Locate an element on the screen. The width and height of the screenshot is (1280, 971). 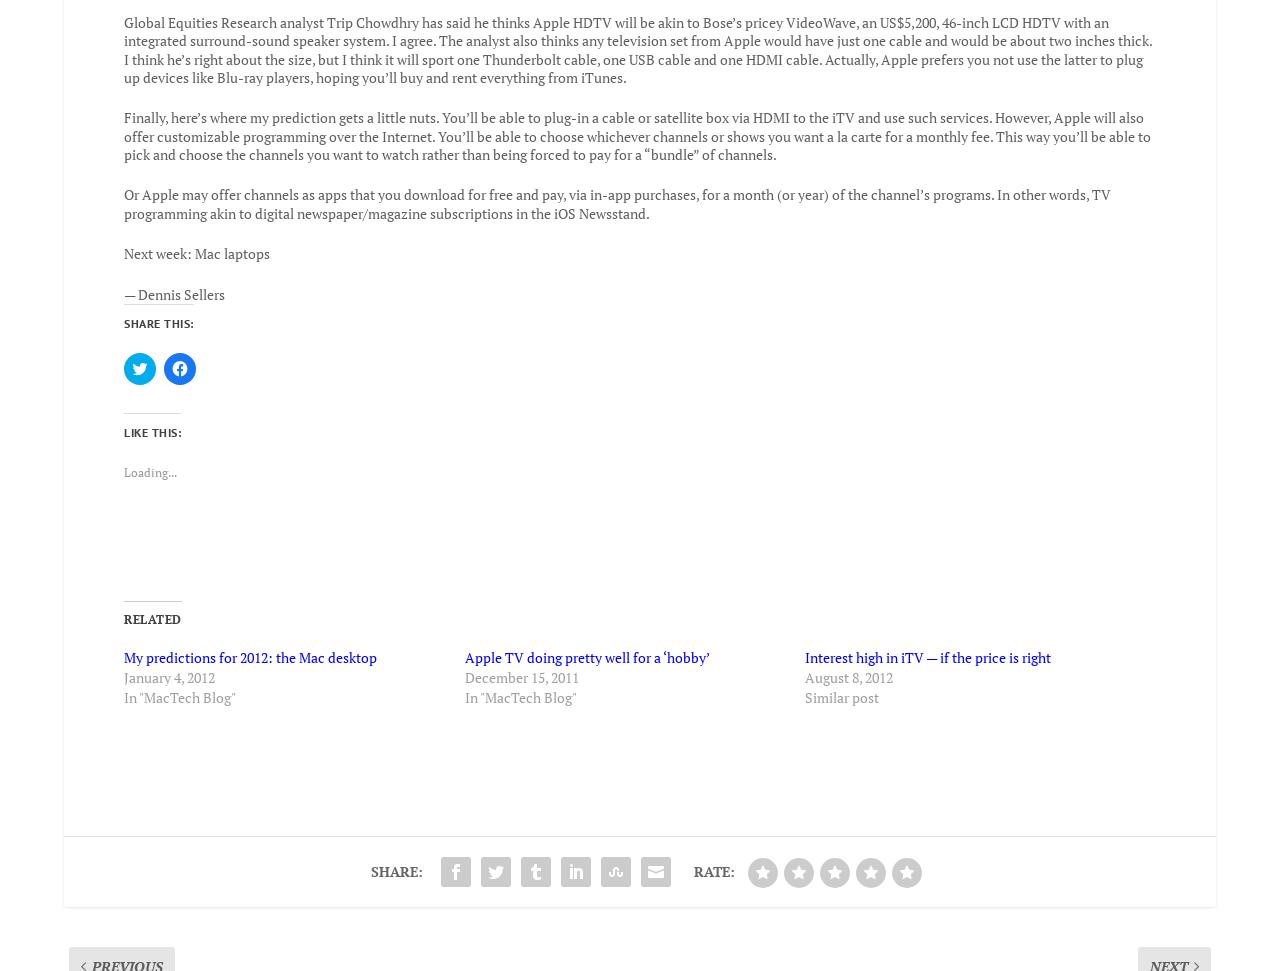
'Loading...' is located at coordinates (149, 458).